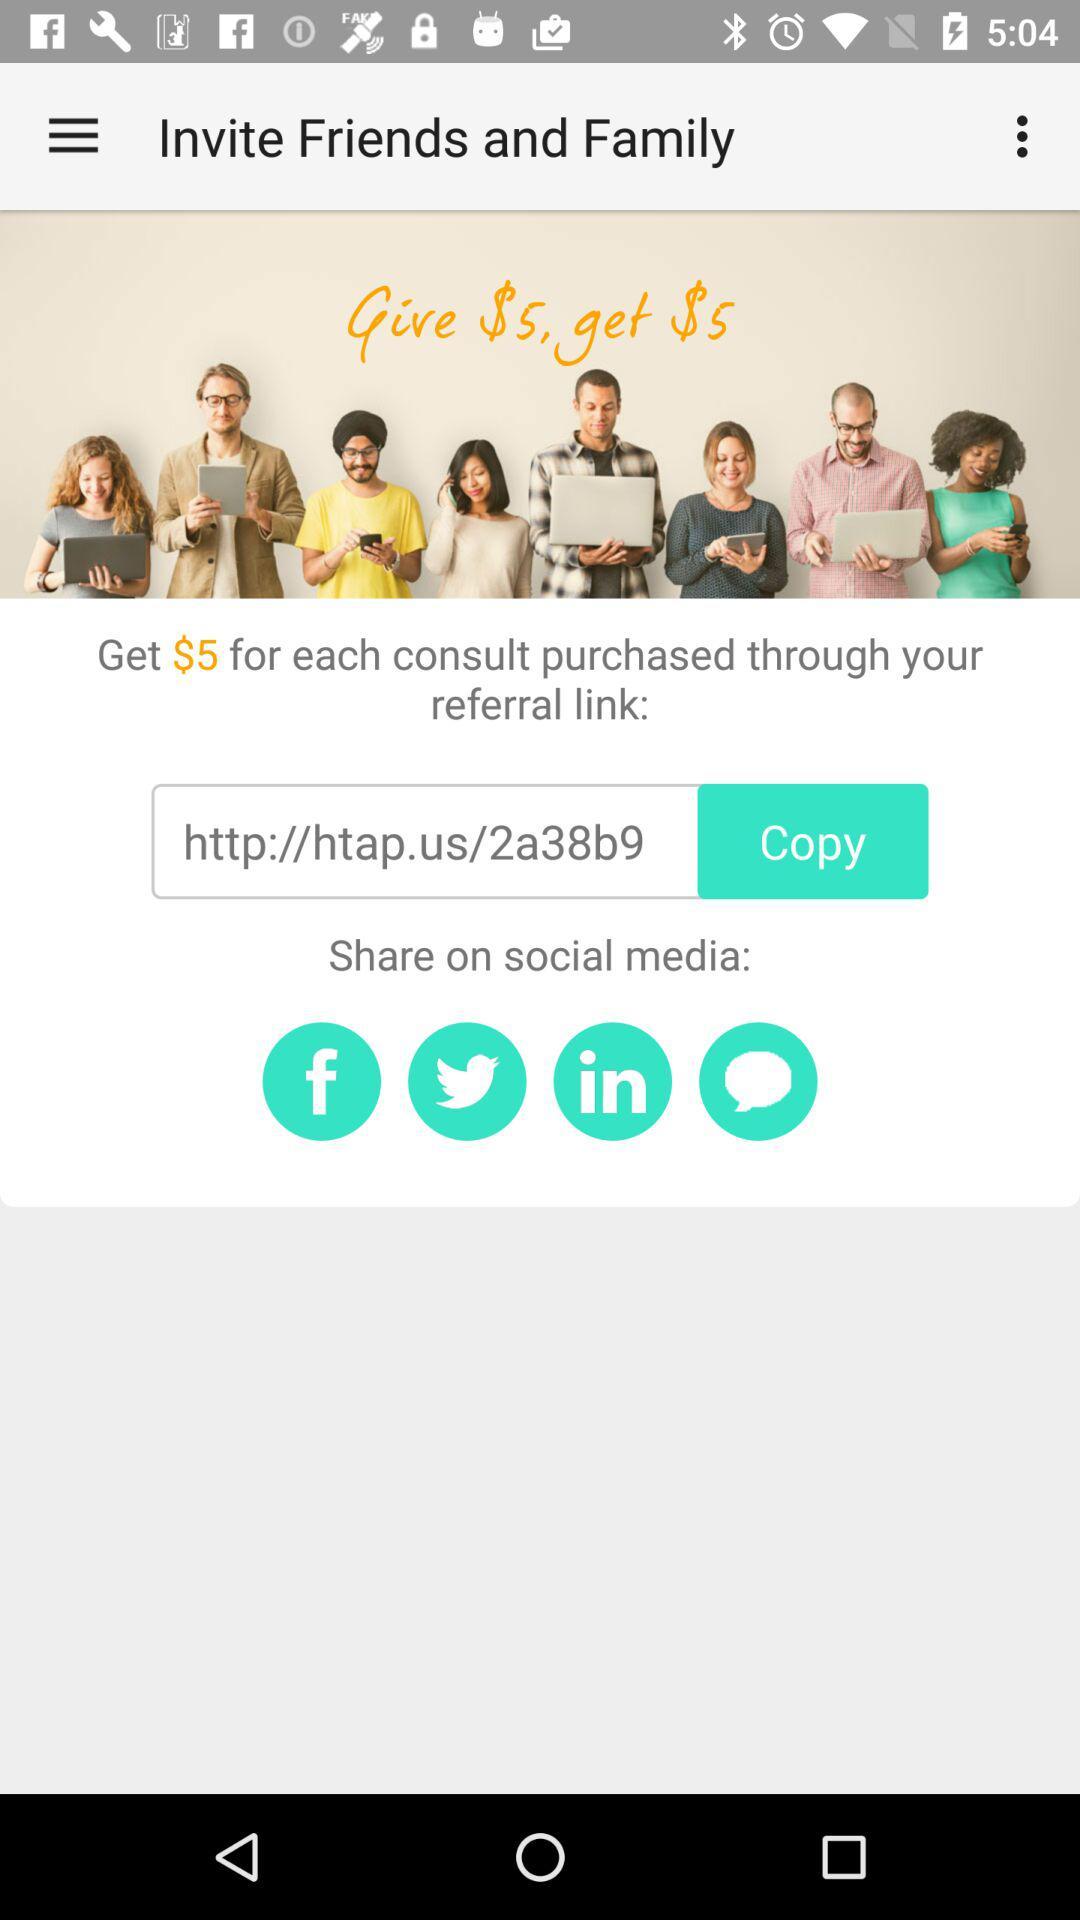  I want to click on twitter button, so click(467, 1080).